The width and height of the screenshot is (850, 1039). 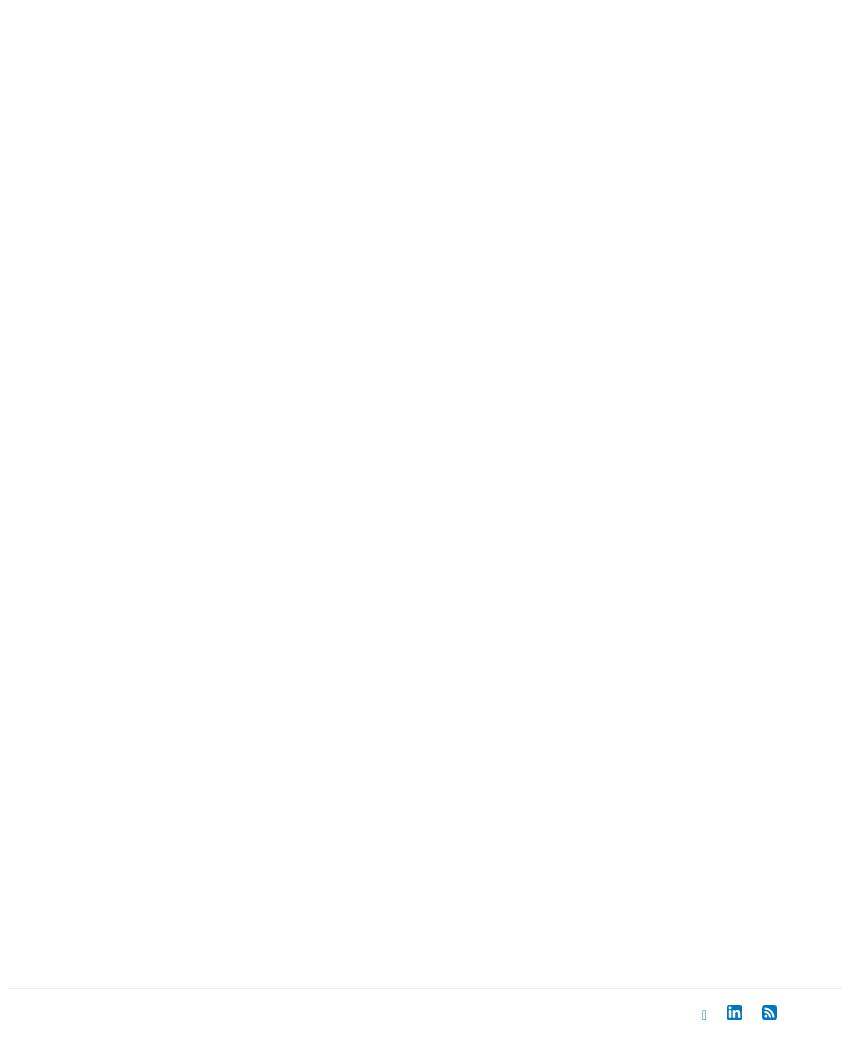 I want to click on 'Home', so click(x=74, y=879).